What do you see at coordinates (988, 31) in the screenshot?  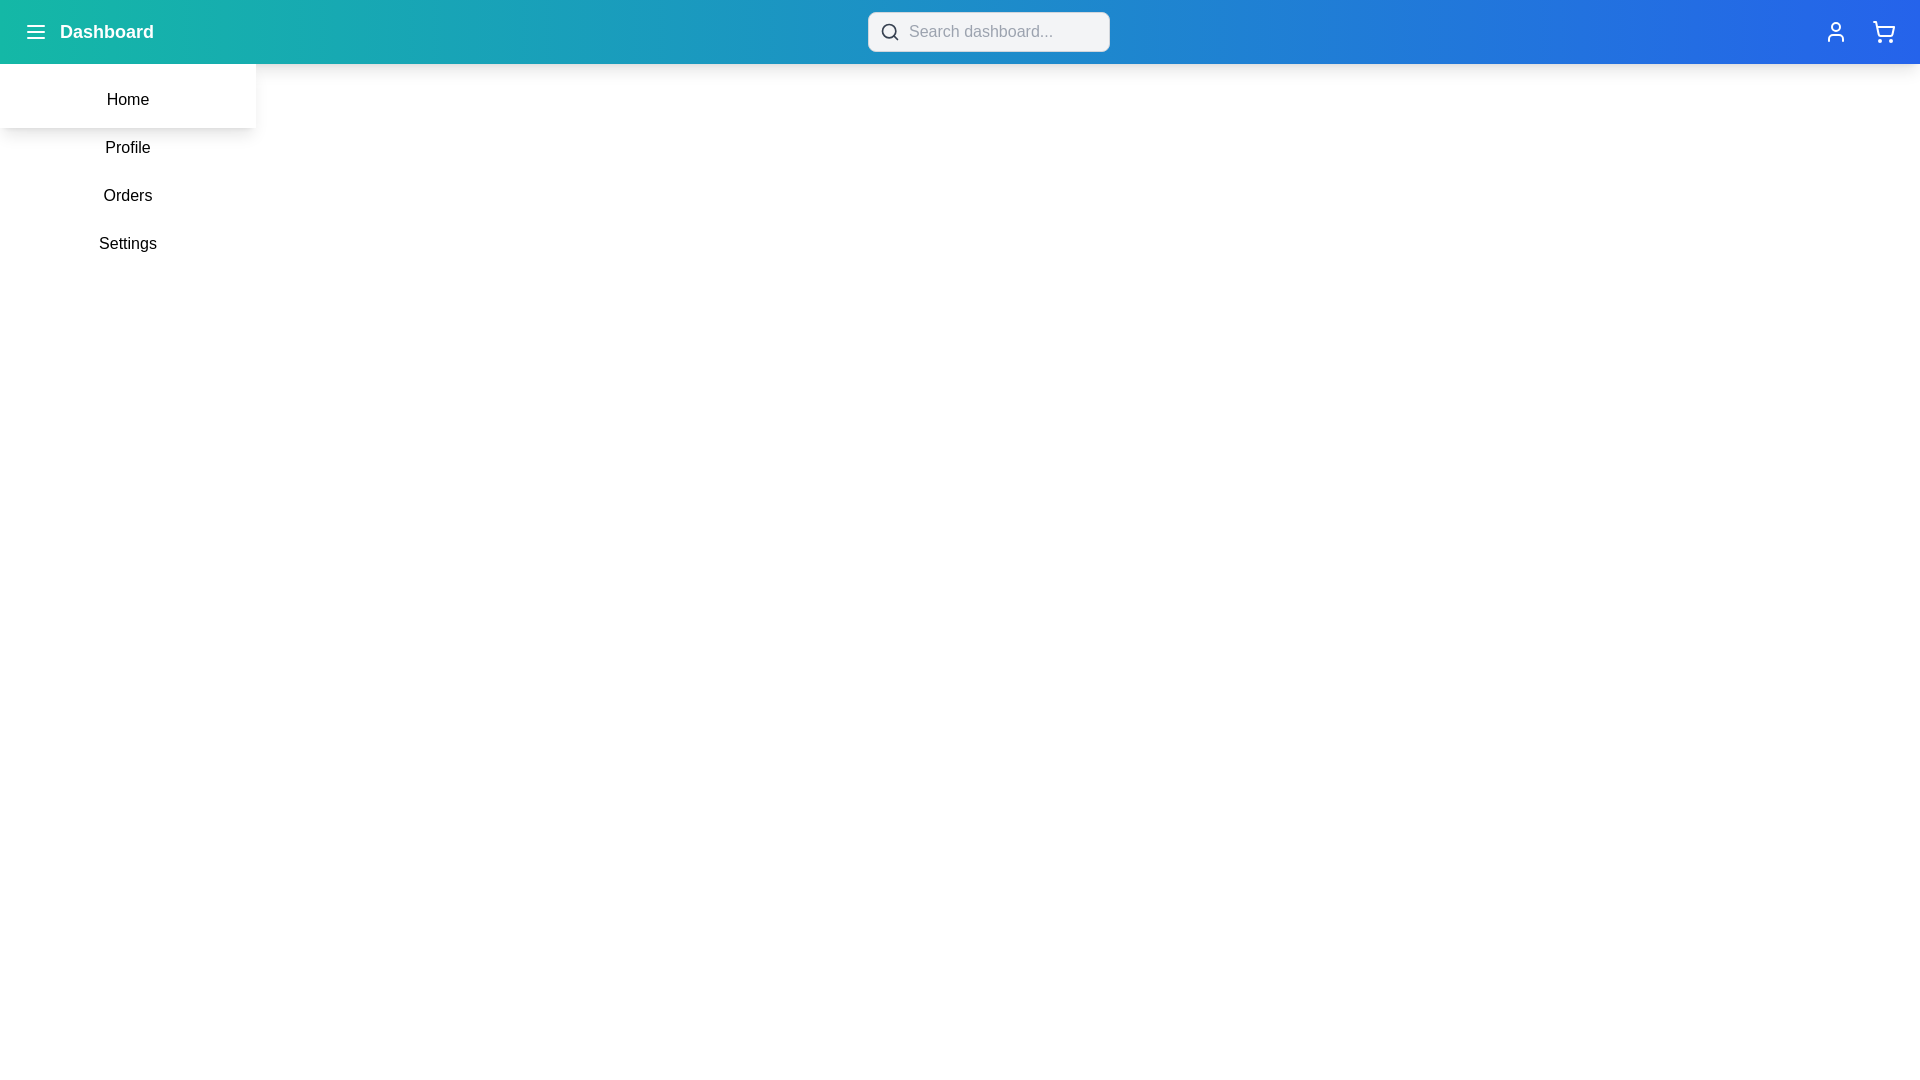 I see `the centrally positioned text input field with an icon in the header section` at bounding box center [988, 31].